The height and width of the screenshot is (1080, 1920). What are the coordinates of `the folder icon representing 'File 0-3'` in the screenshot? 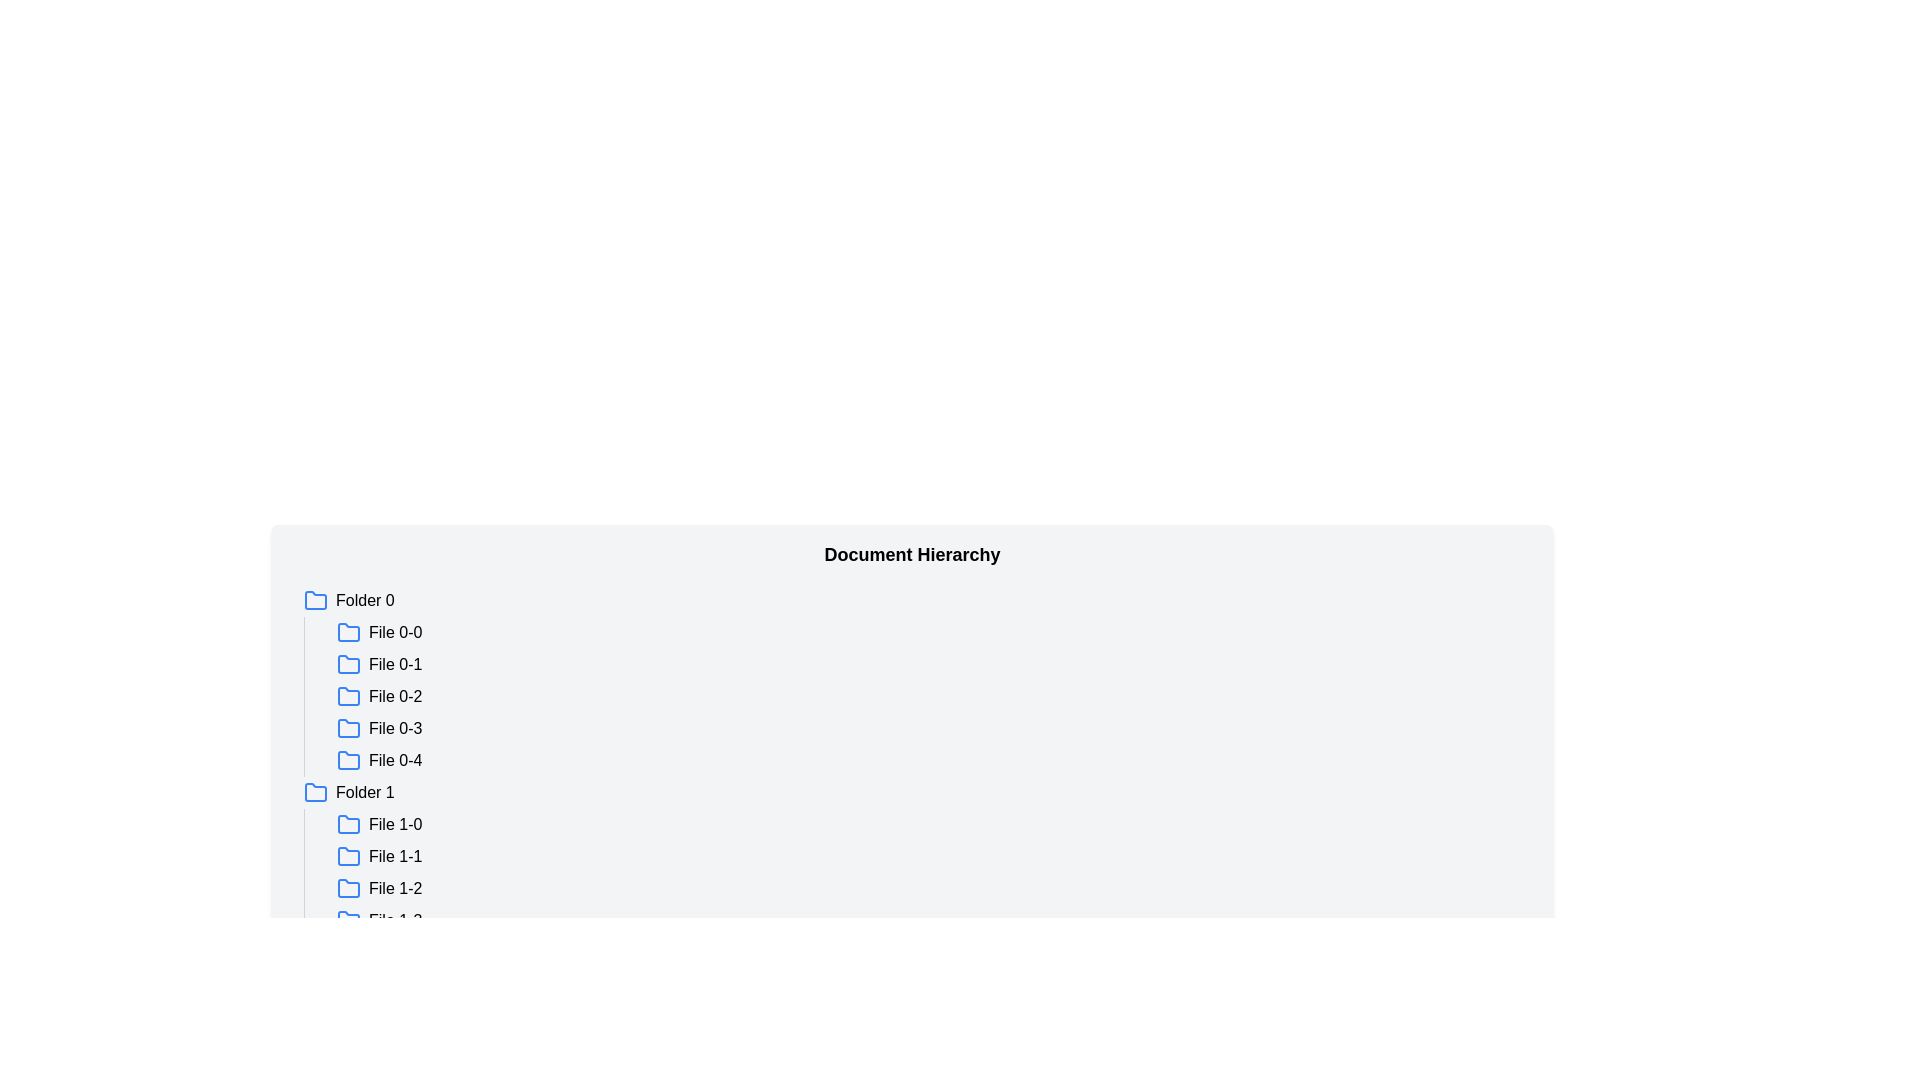 It's located at (349, 729).